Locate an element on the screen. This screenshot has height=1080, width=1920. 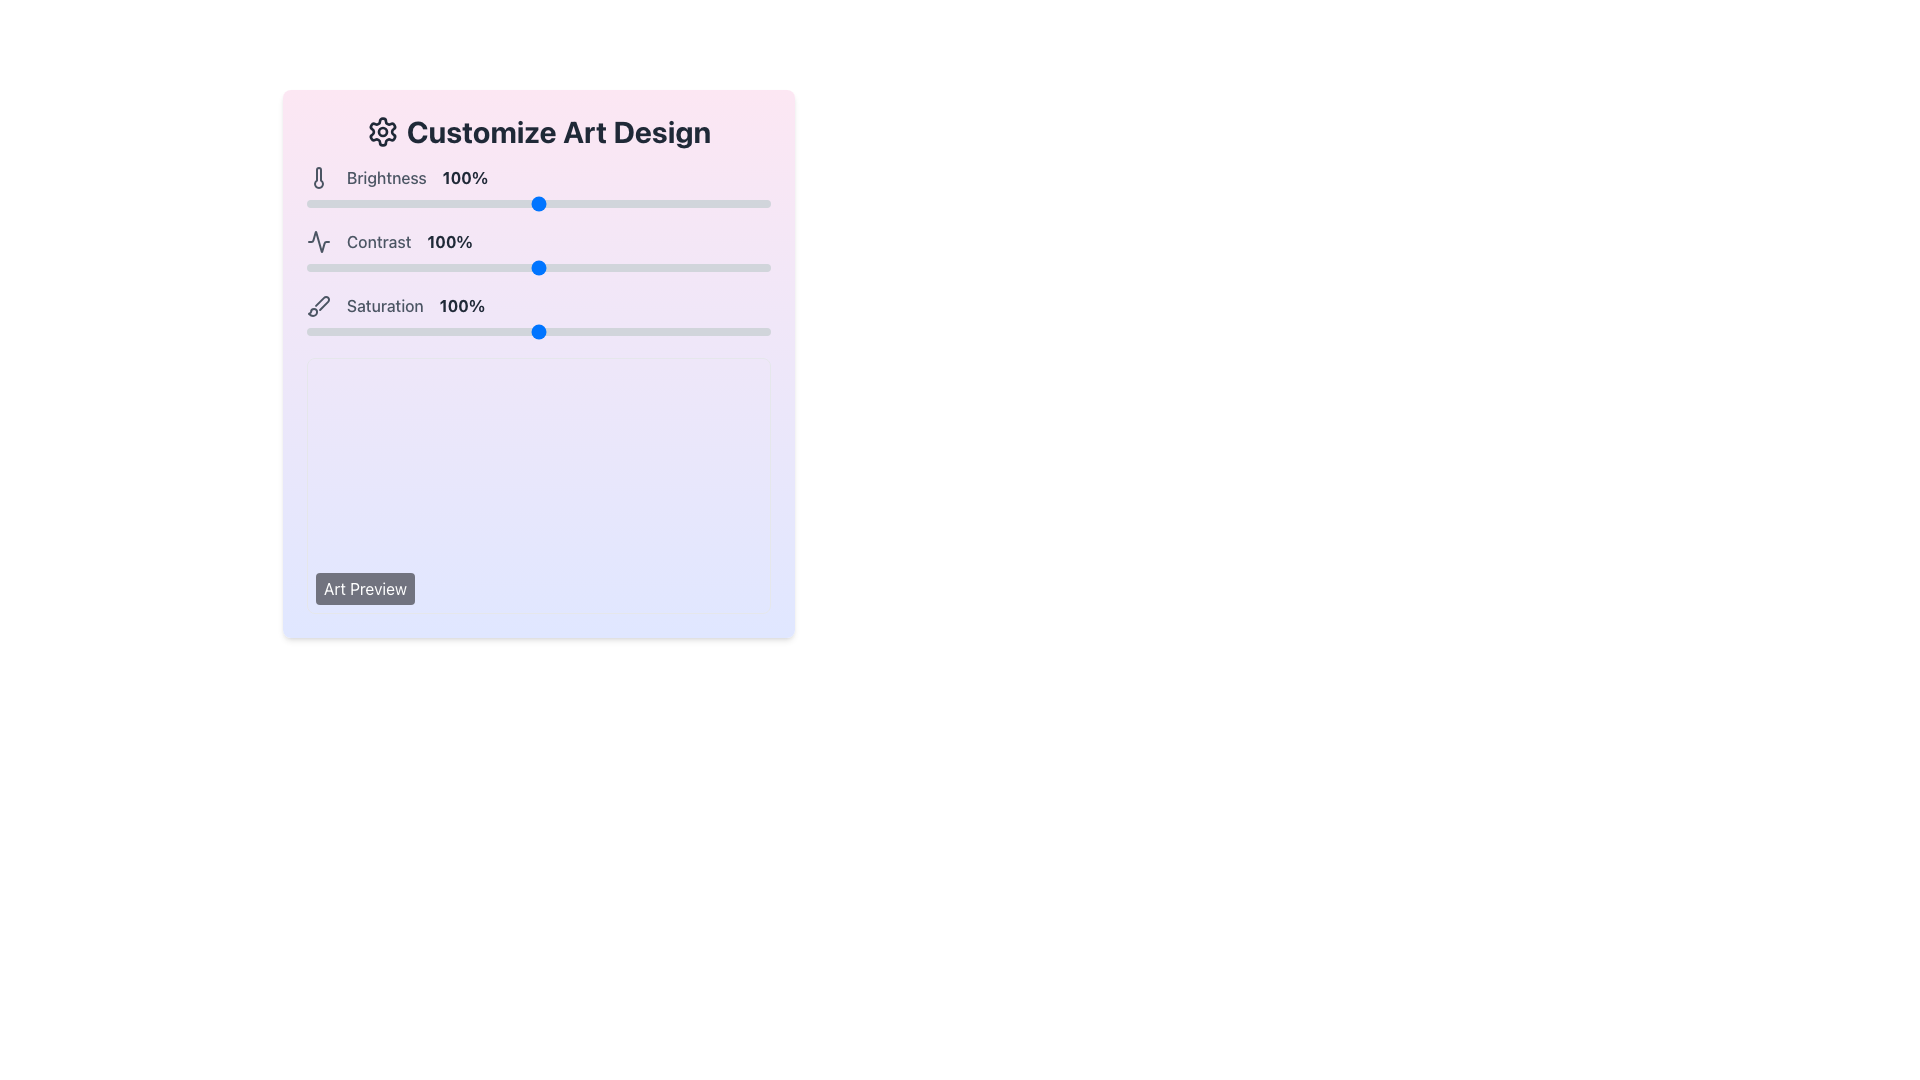
the contrast level is located at coordinates (308, 266).